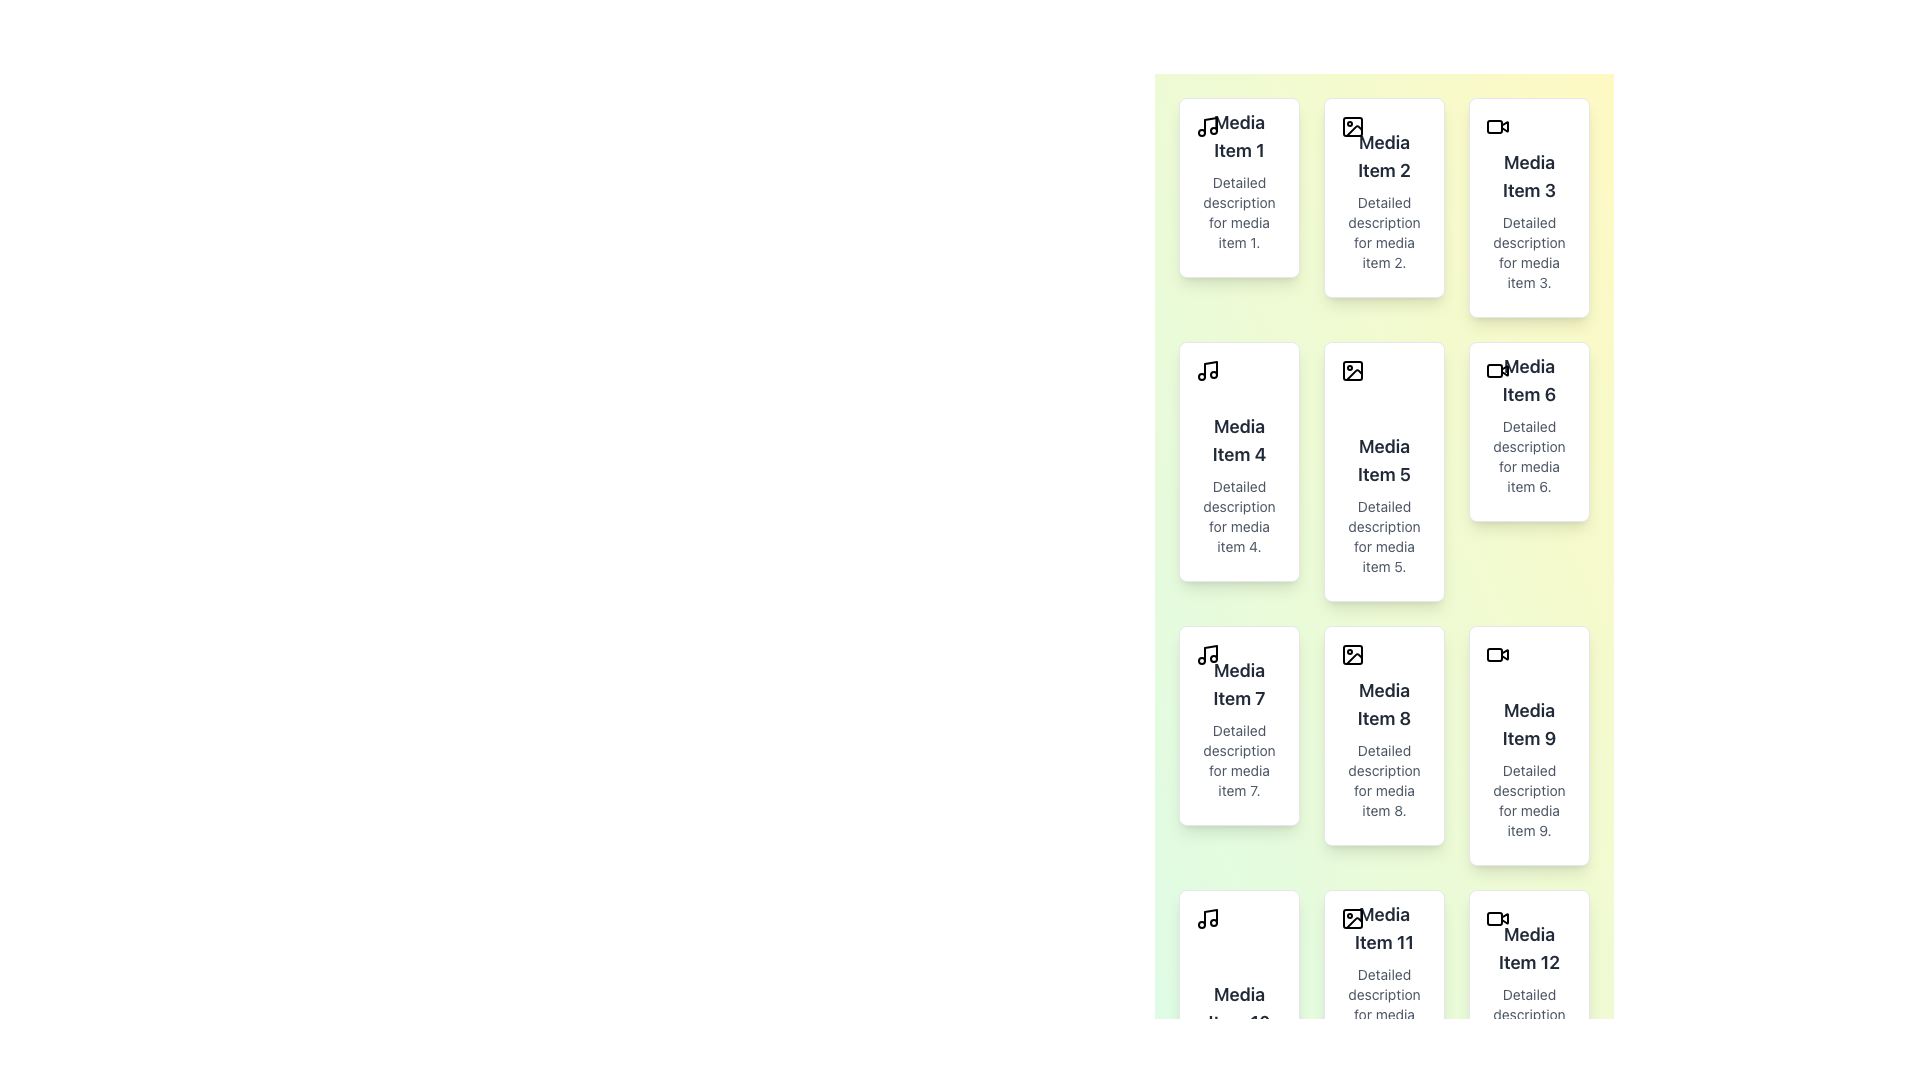 This screenshot has width=1920, height=1080. What do you see at coordinates (1383, 1005) in the screenshot?
I see `text block providing supplementary information for the media item labeled 'Media Item 11', located in the fourth row and second column of the grid layout` at bounding box center [1383, 1005].